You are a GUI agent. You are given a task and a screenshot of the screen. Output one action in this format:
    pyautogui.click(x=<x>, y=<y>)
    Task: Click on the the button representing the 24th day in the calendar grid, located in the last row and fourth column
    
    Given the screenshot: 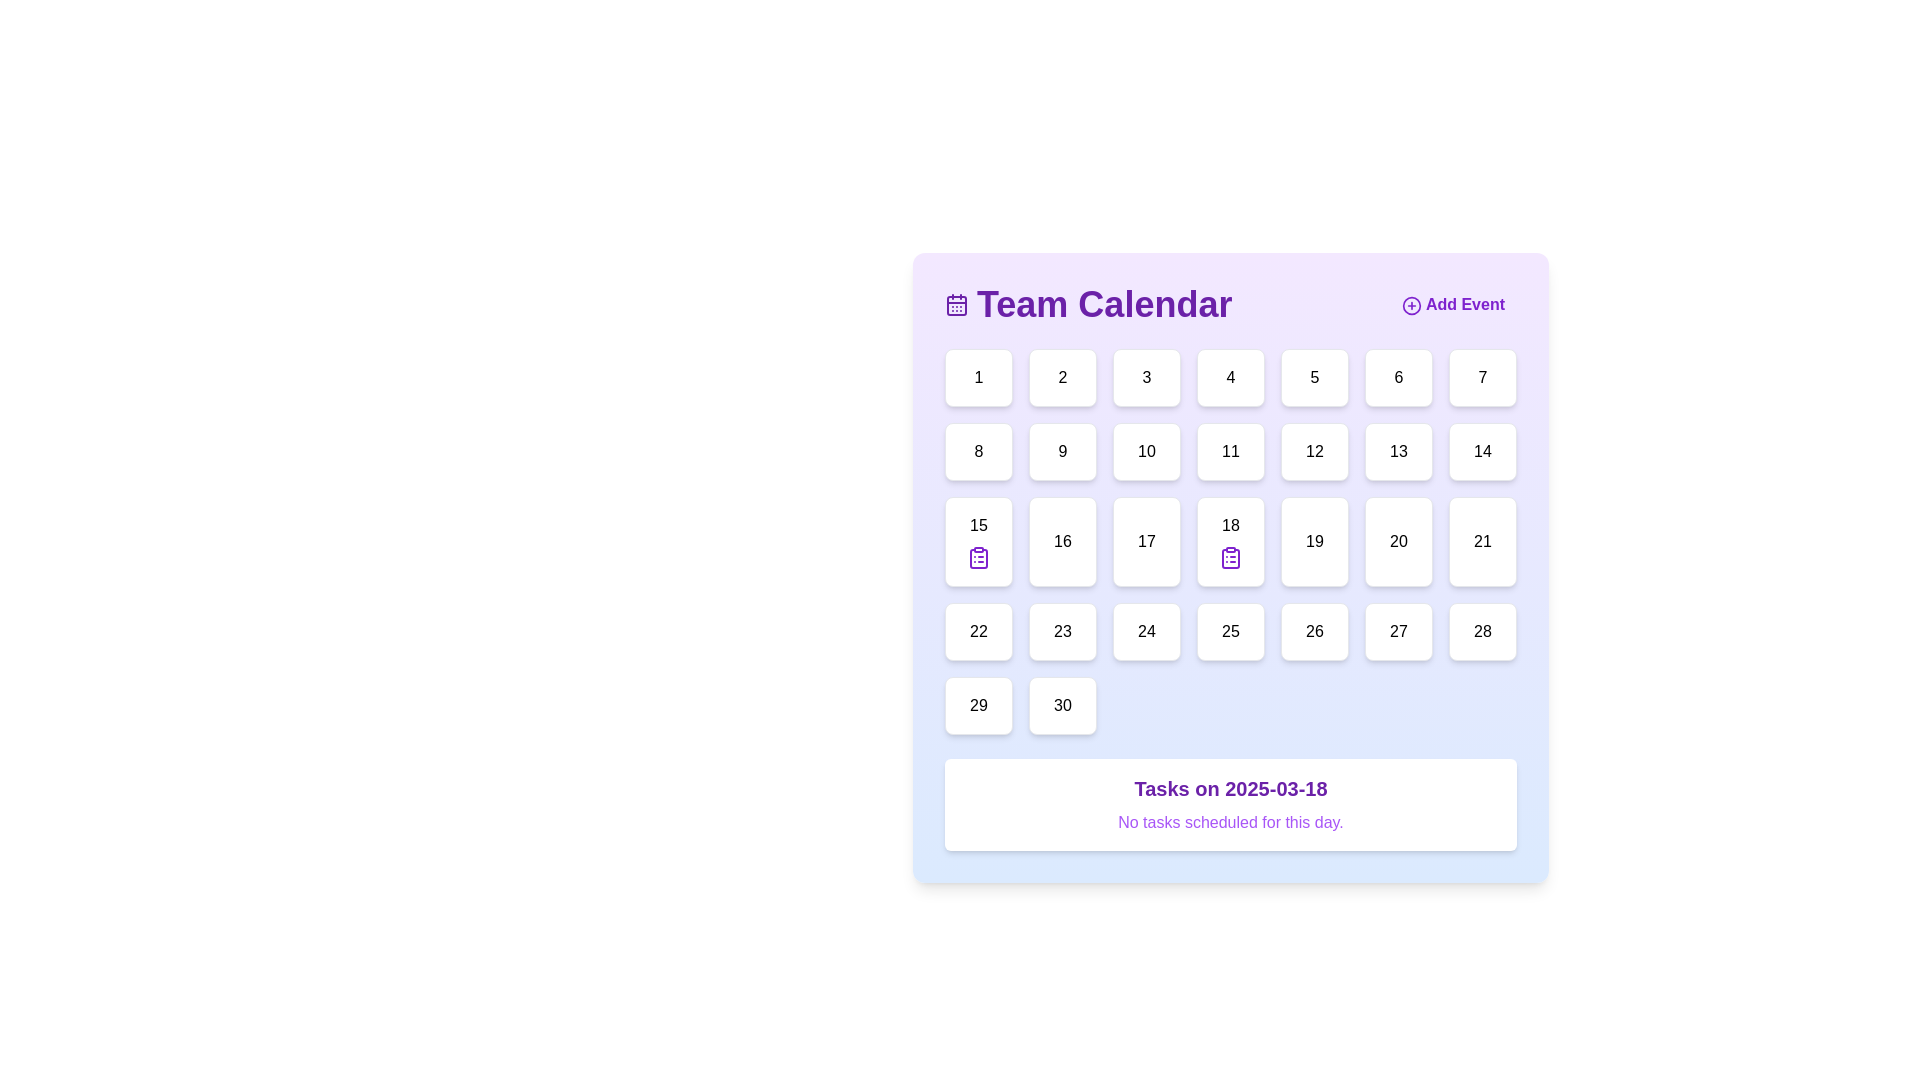 What is the action you would take?
    pyautogui.click(x=1147, y=632)
    